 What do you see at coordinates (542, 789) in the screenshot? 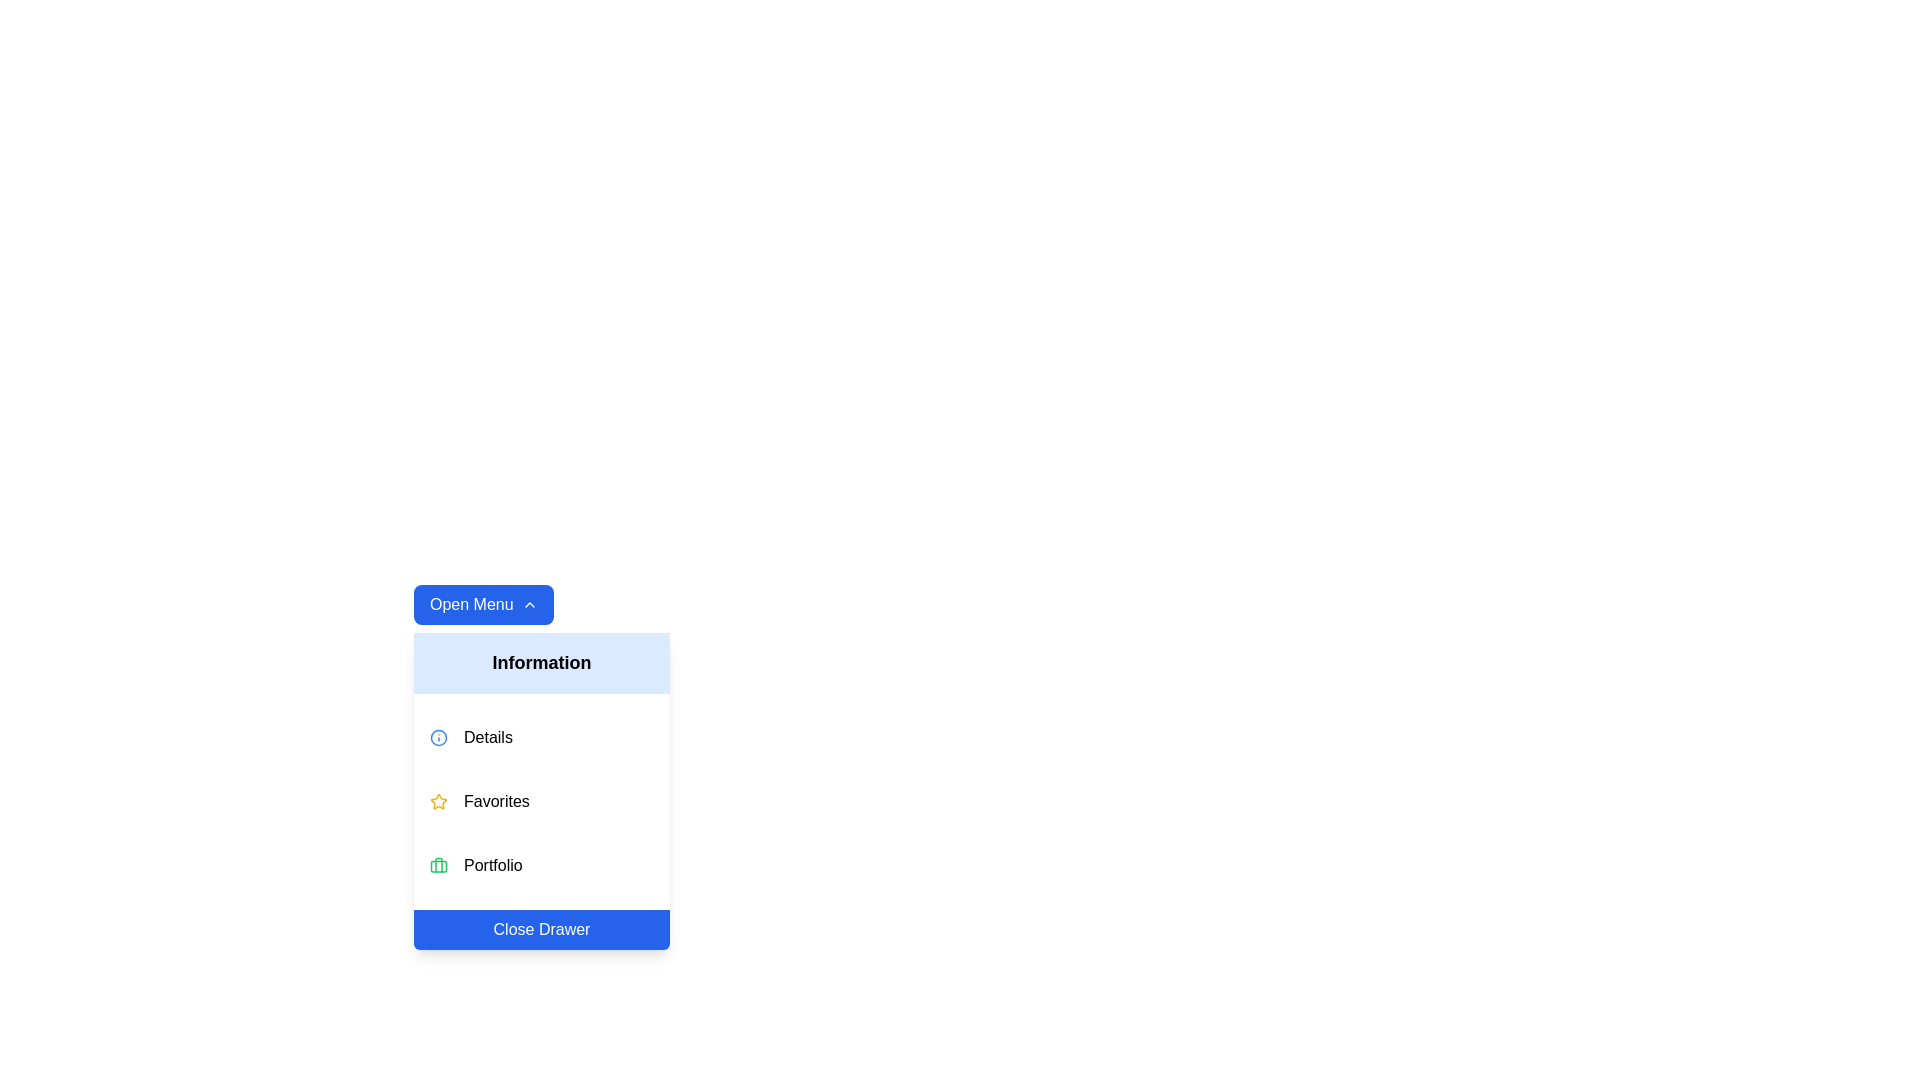
I see `the 'Favorites' option in the Menu Drawer` at bounding box center [542, 789].